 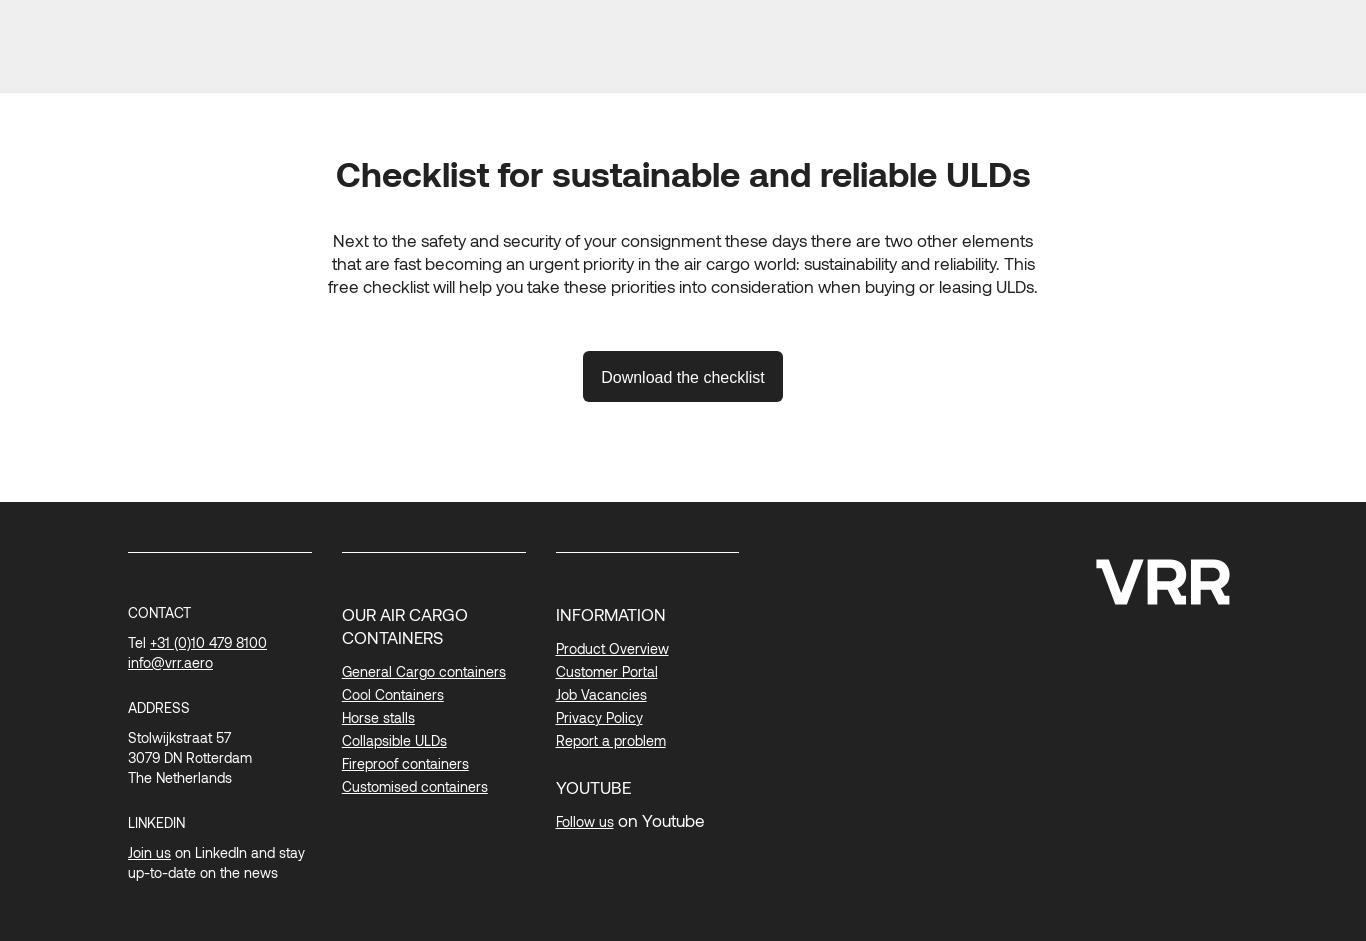 What do you see at coordinates (391, 693) in the screenshot?
I see `'Cool Containers'` at bounding box center [391, 693].